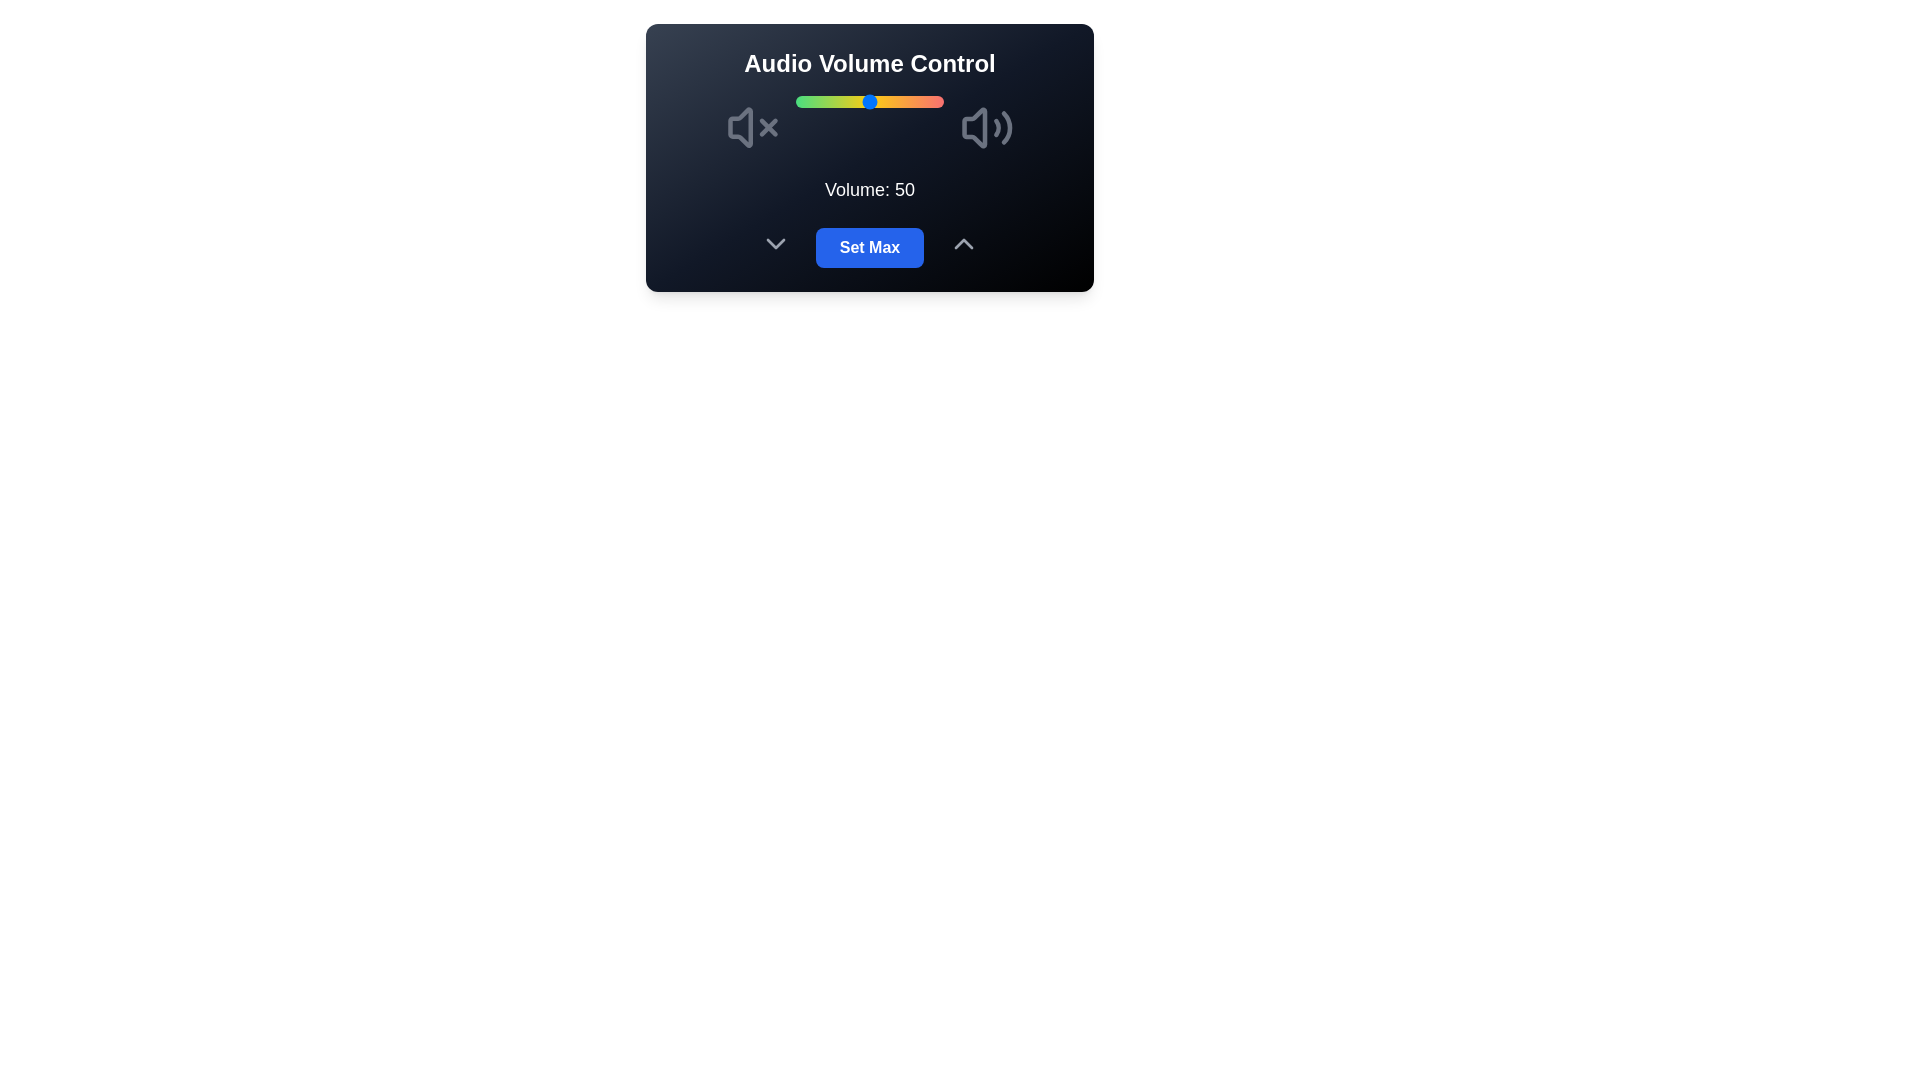 This screenshot has height=1080, width=1920. I want to click on the volume slider to 2 percent, so click(797, 101).